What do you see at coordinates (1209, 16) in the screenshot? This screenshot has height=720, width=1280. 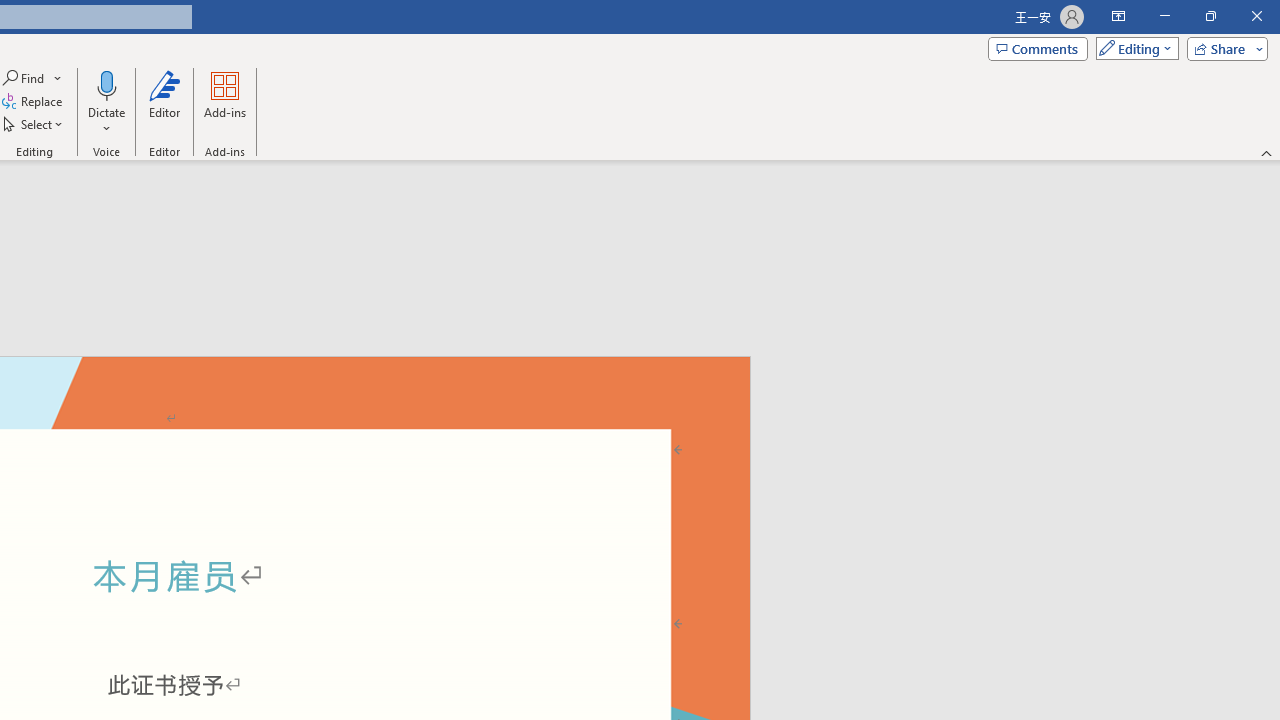 I see `'Restore Down'` at bounding box center [1209, 16].